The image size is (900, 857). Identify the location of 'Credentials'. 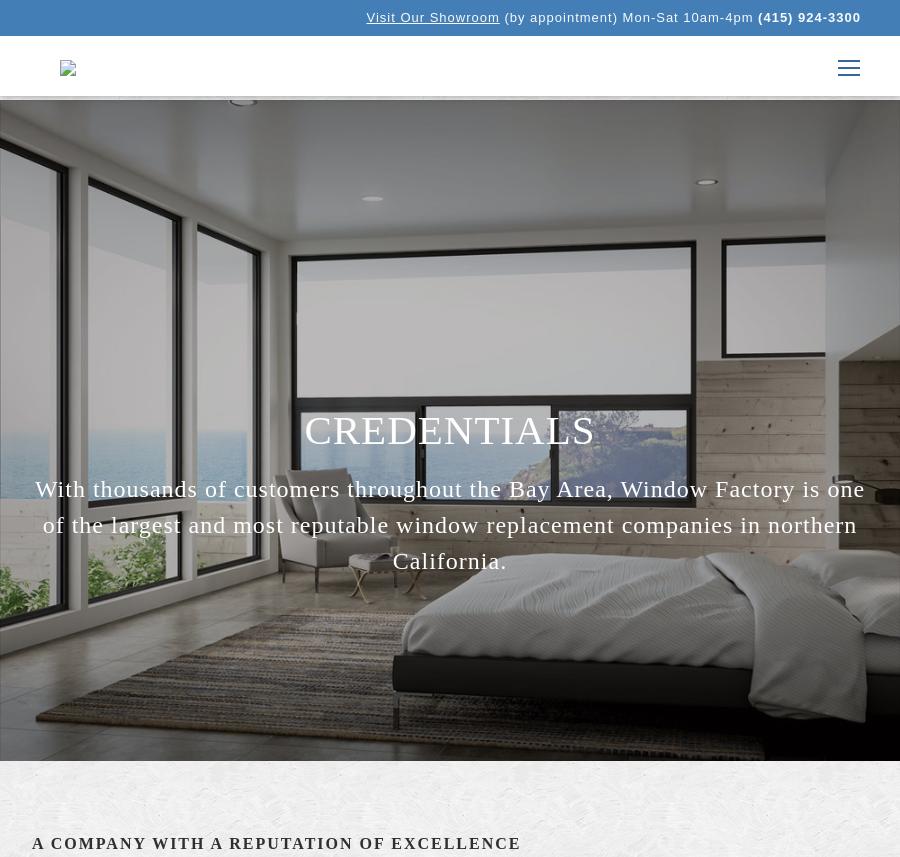
(449, 429).